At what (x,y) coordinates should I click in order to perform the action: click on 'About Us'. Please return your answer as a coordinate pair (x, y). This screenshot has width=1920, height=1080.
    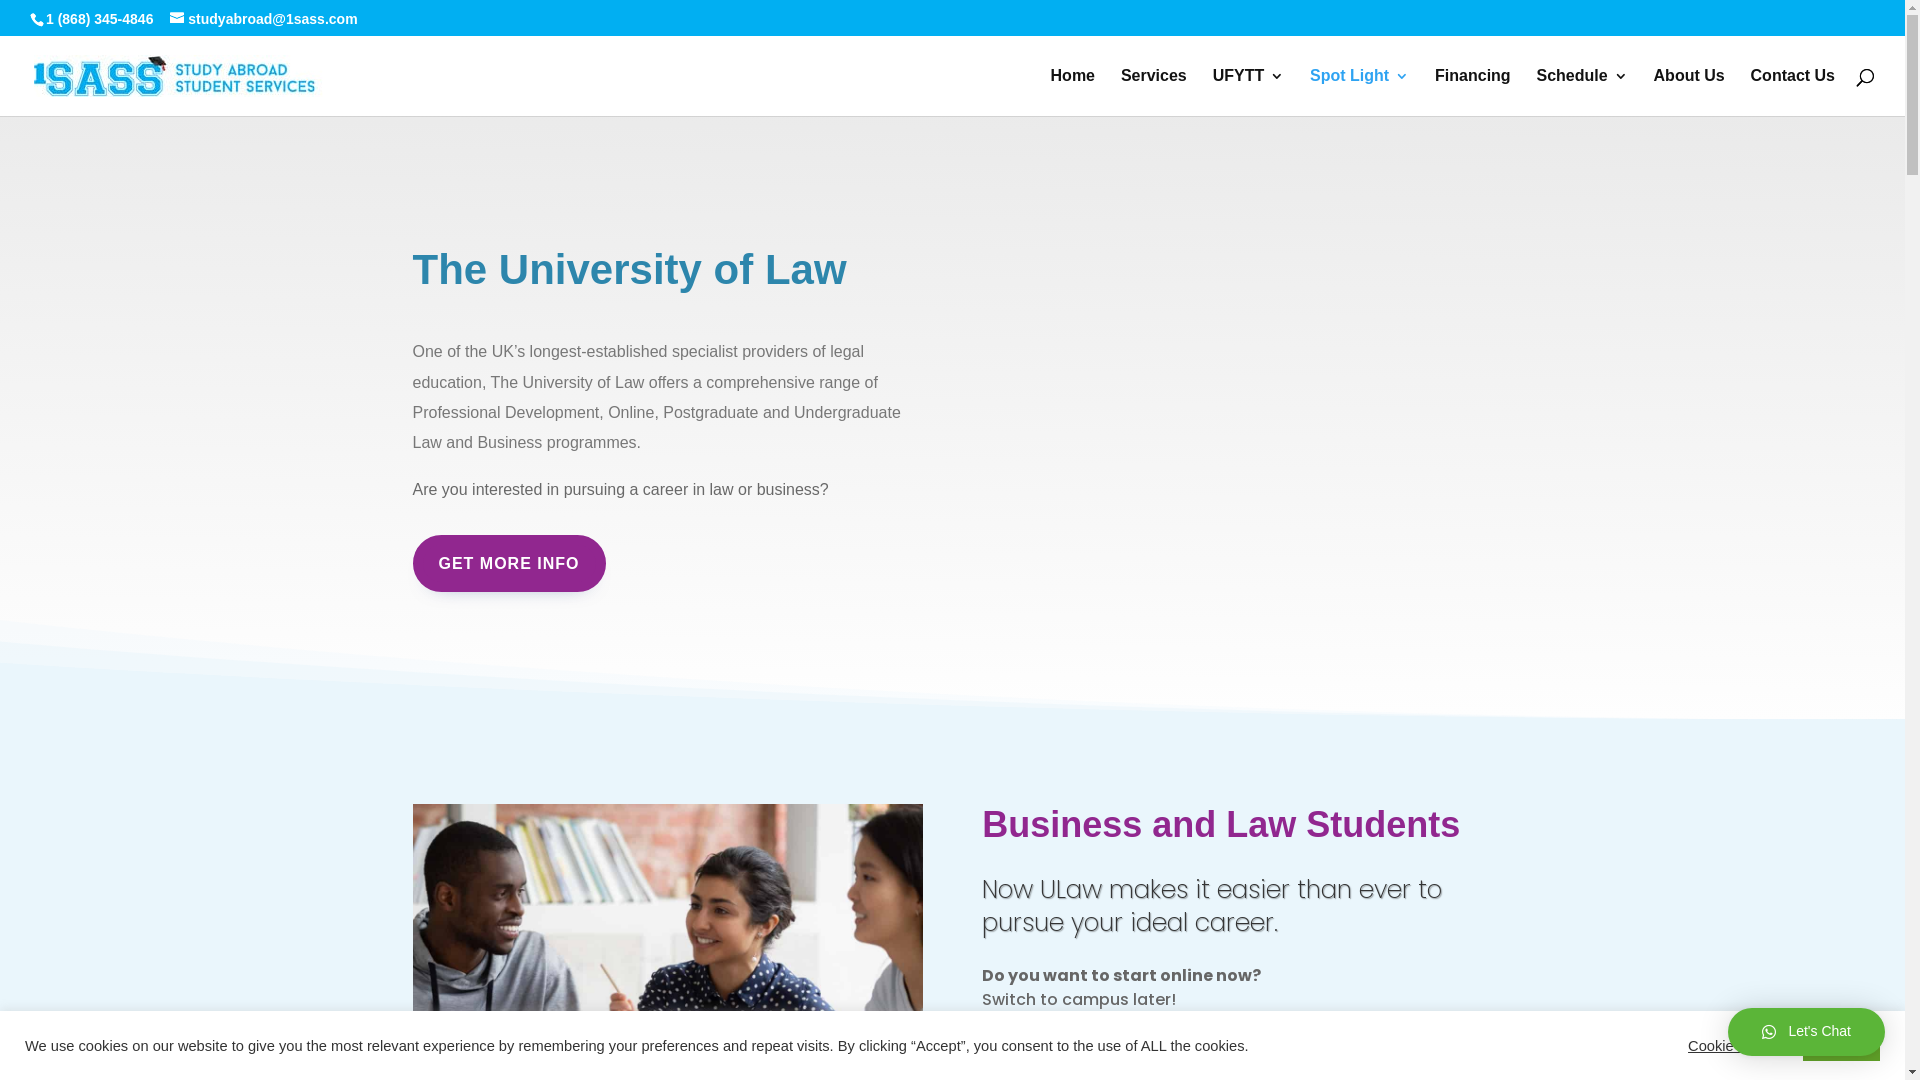
    Looking at the image, I should click on (1688, 92).